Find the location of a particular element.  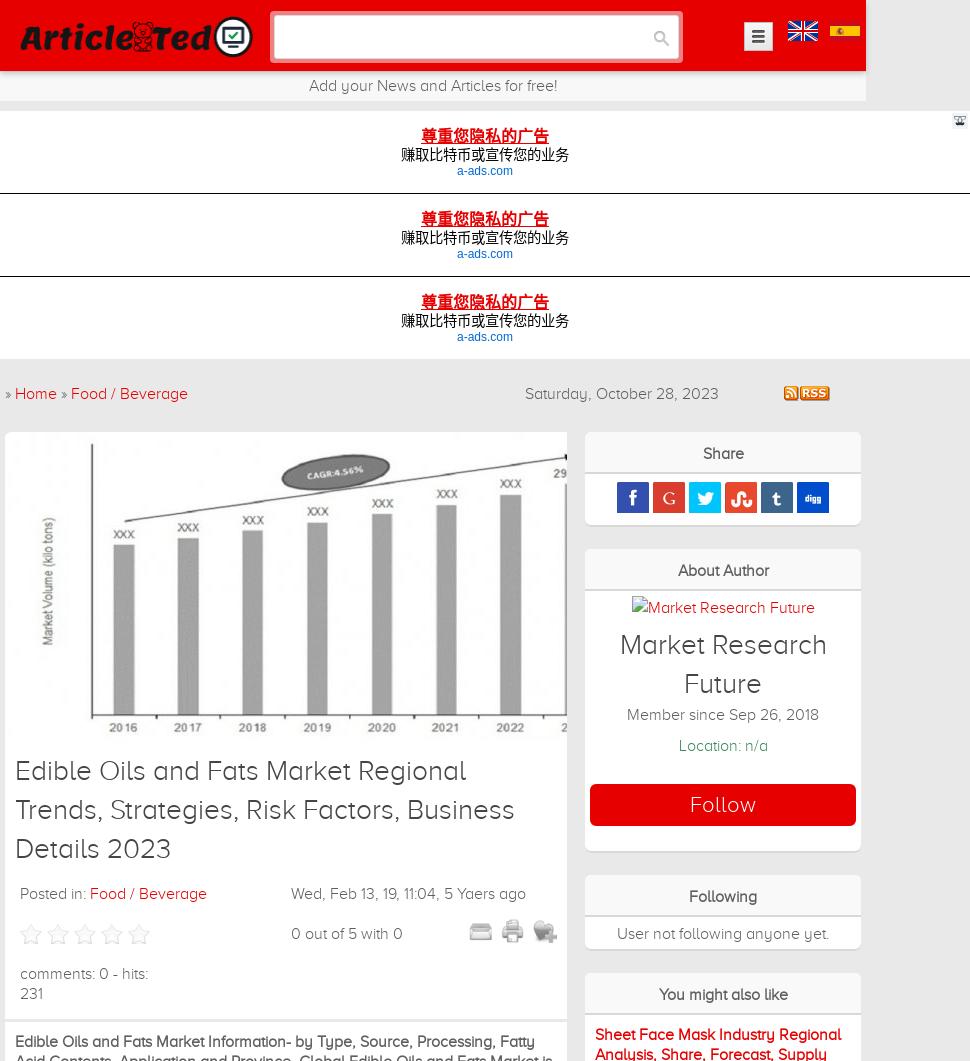

'Posted in:' is located at coordinates (53, 891).